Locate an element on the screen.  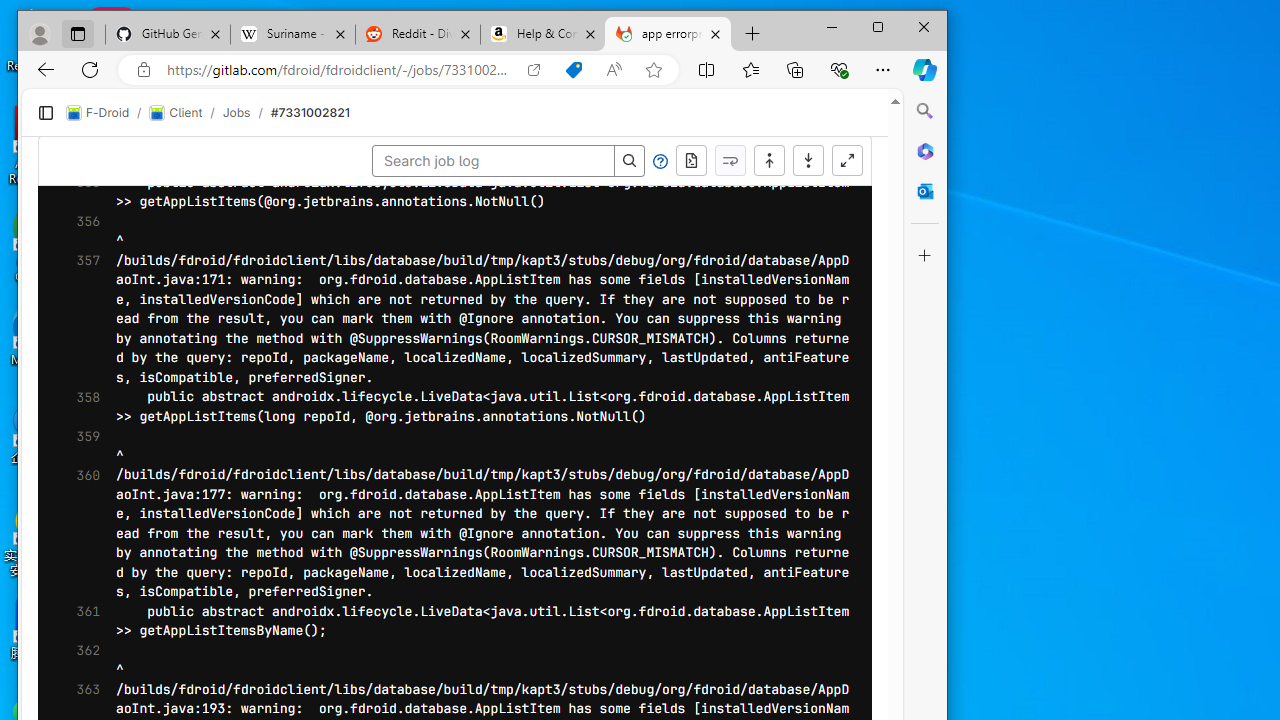
'F-Droid' is located at coordinates (97, 112).